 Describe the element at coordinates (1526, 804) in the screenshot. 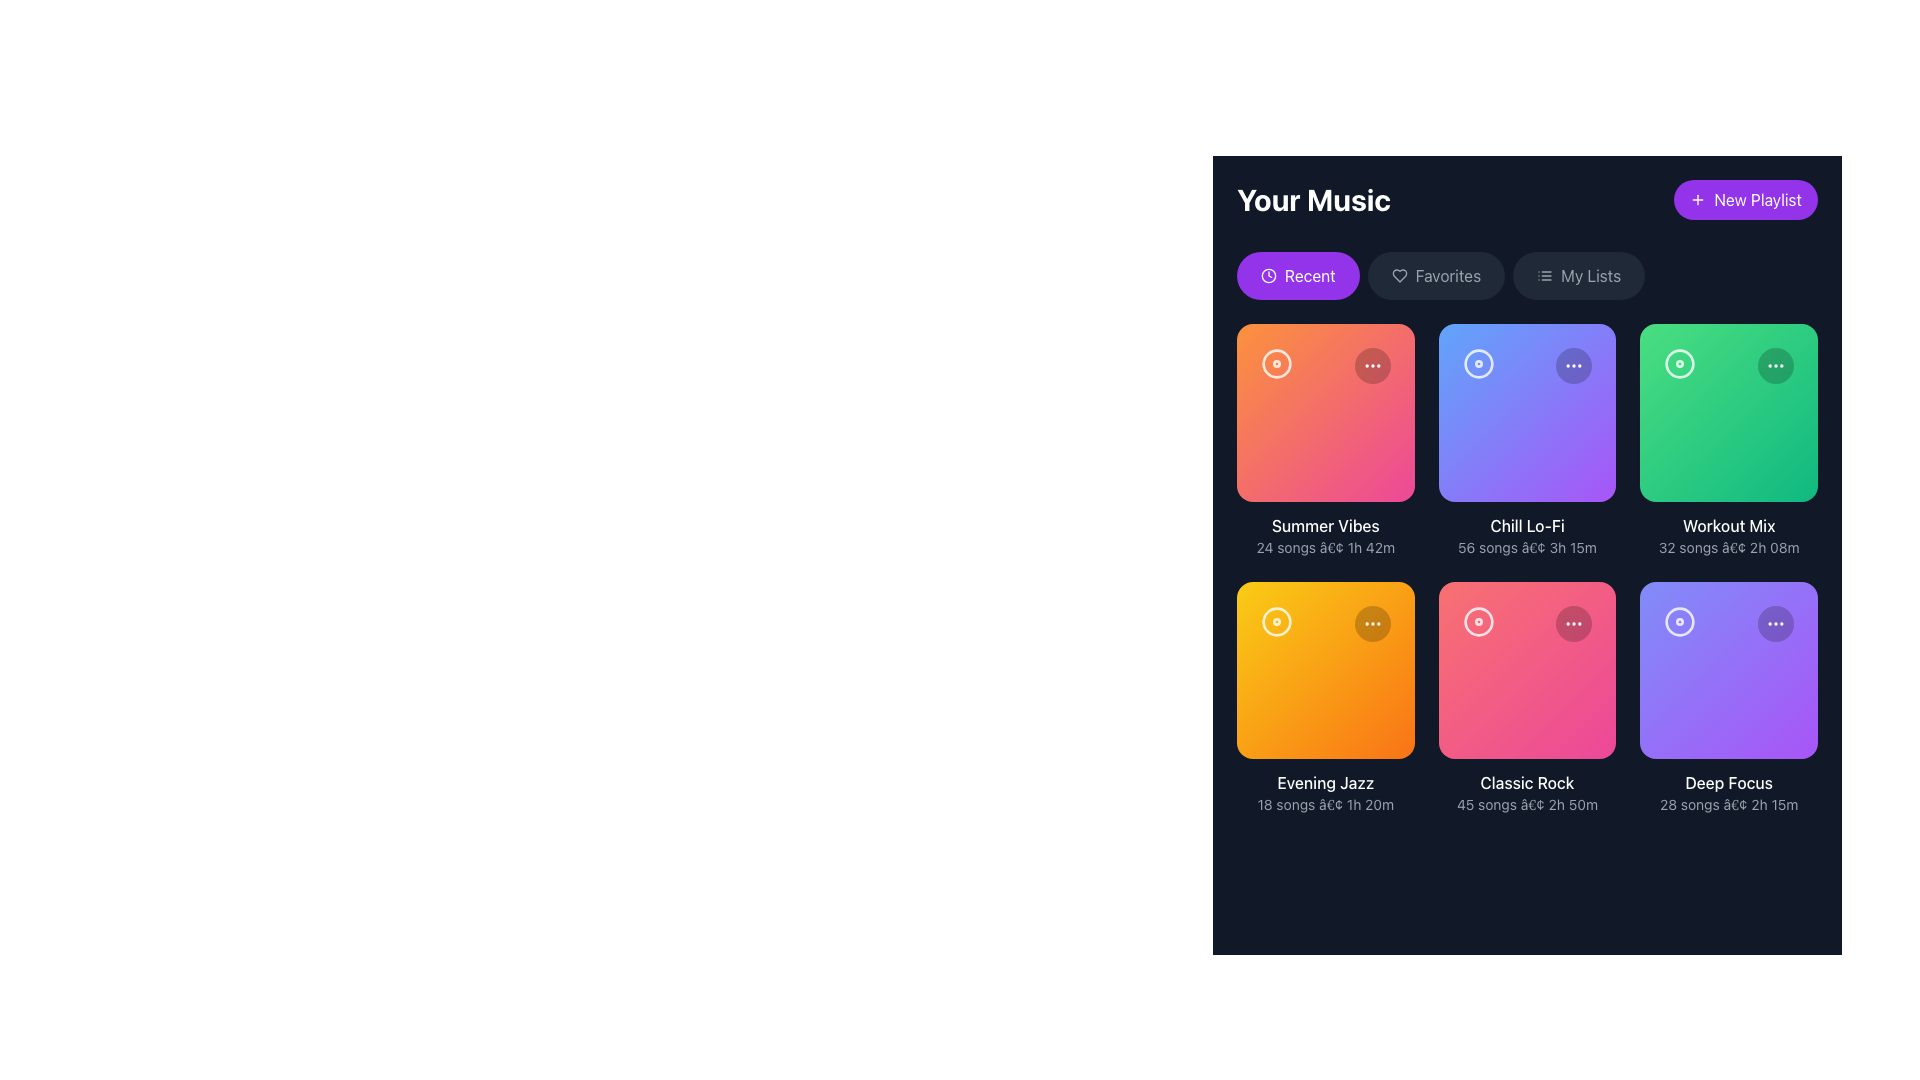

I see `the text label displaying '45 songs • 2h 50m', which is styled in gray and located directly below the title 'Classic Rock' within the card interface` at that location.